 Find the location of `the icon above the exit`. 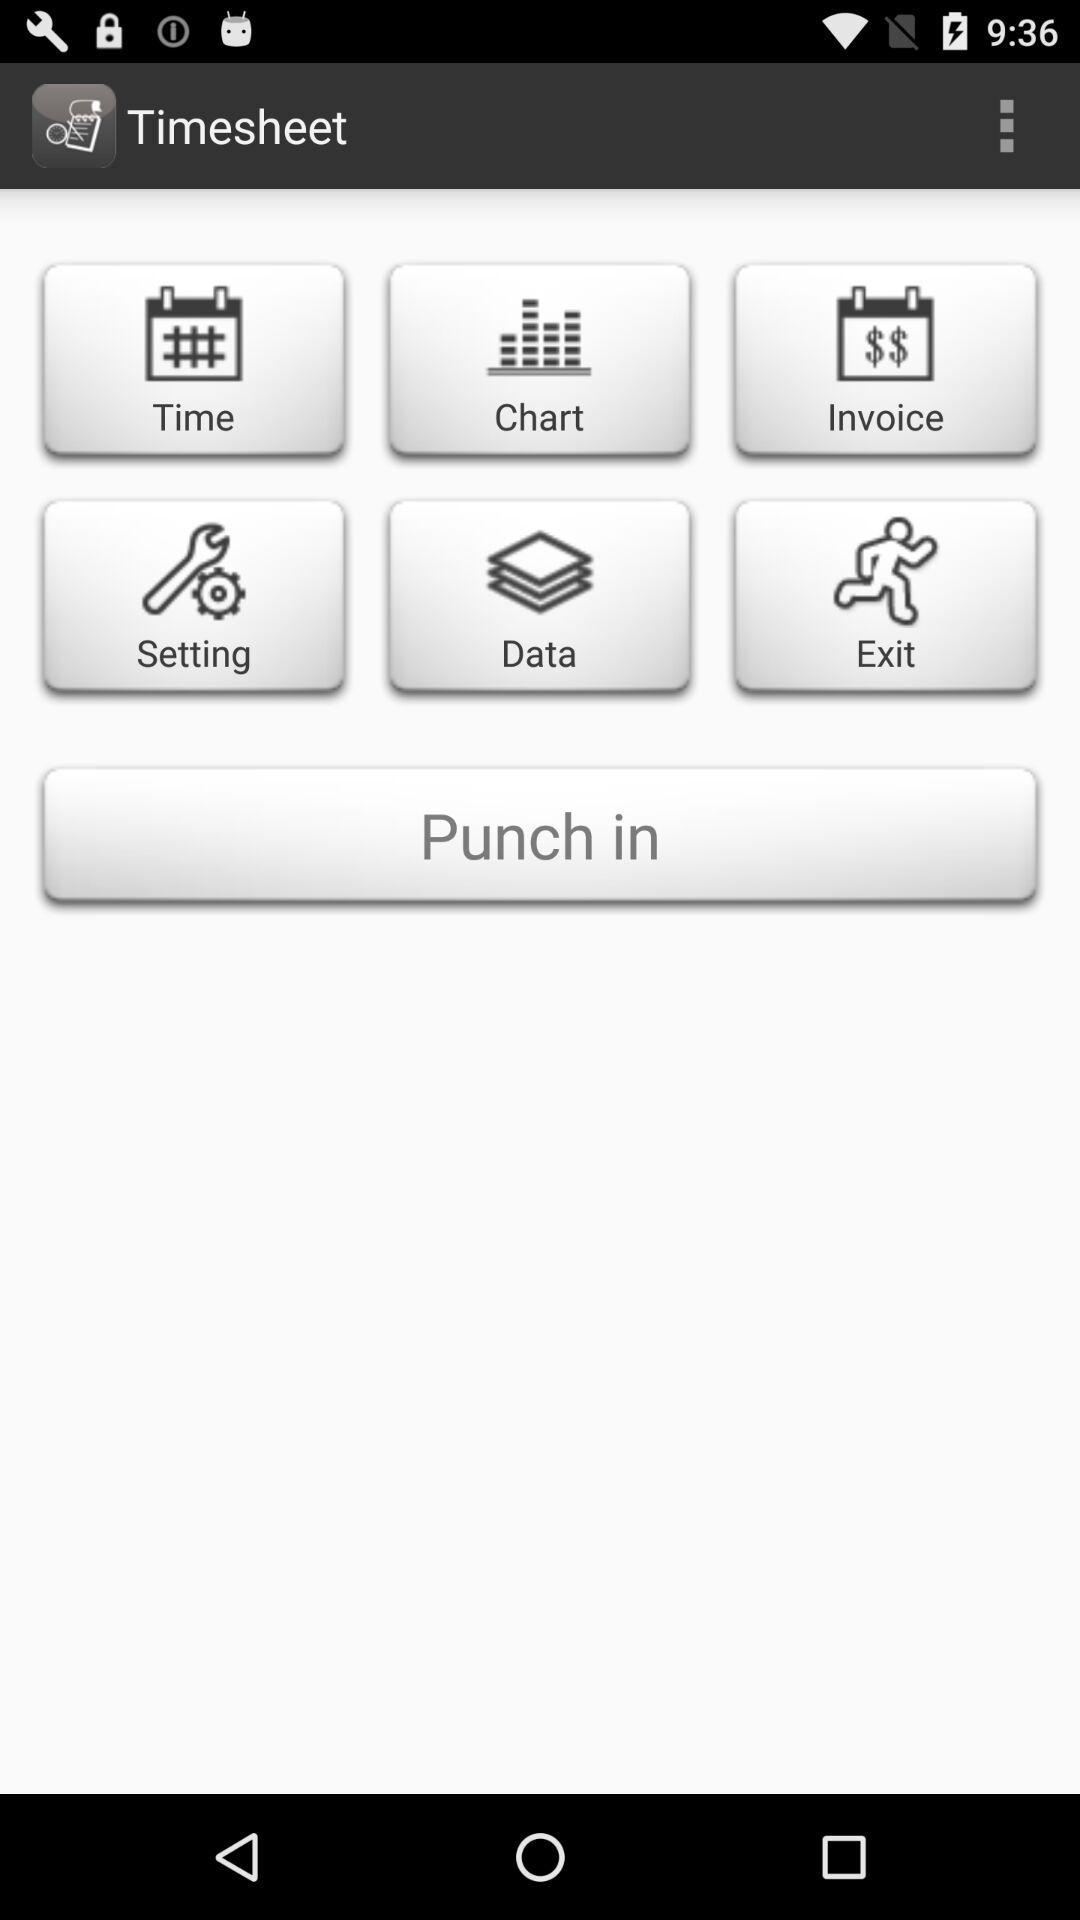

the icon above the exit is located at coordinates (884, 335).